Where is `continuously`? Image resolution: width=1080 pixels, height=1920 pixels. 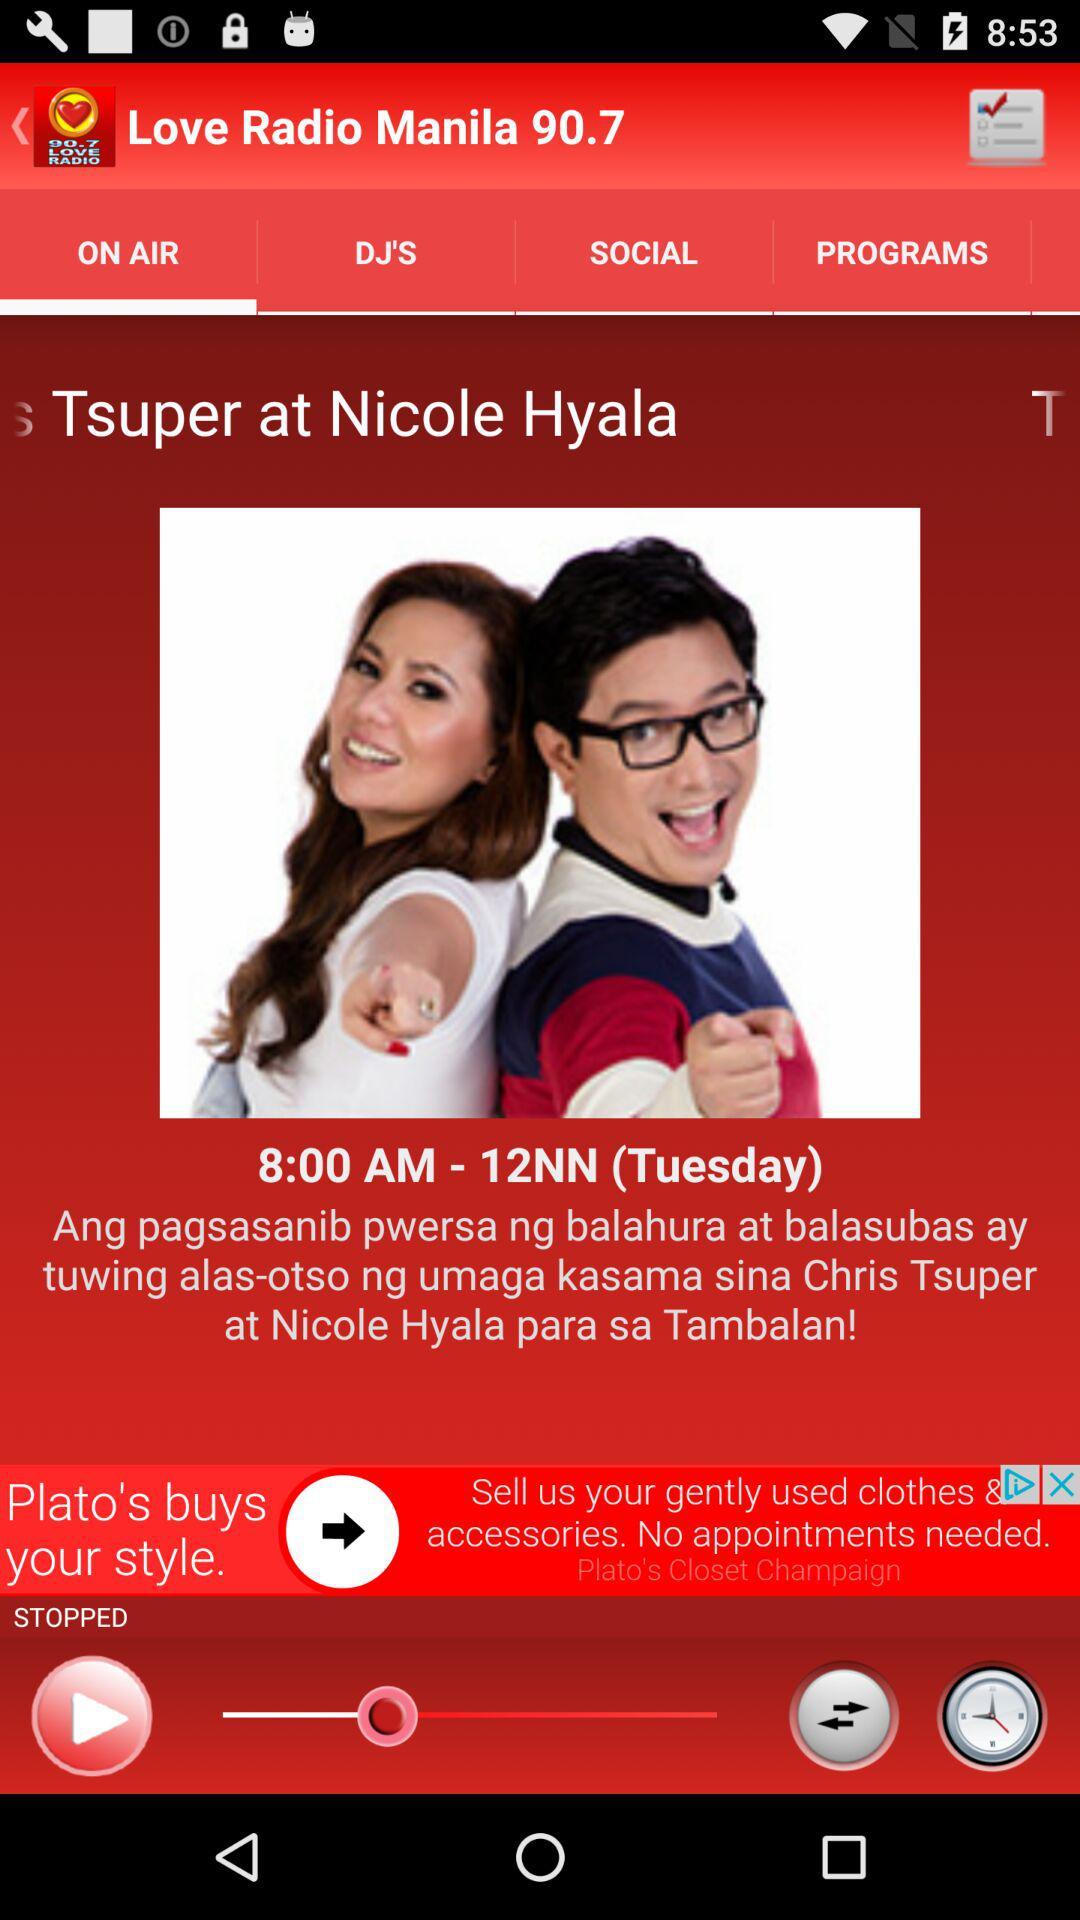 continuously is located at coordinates (843, 1714).